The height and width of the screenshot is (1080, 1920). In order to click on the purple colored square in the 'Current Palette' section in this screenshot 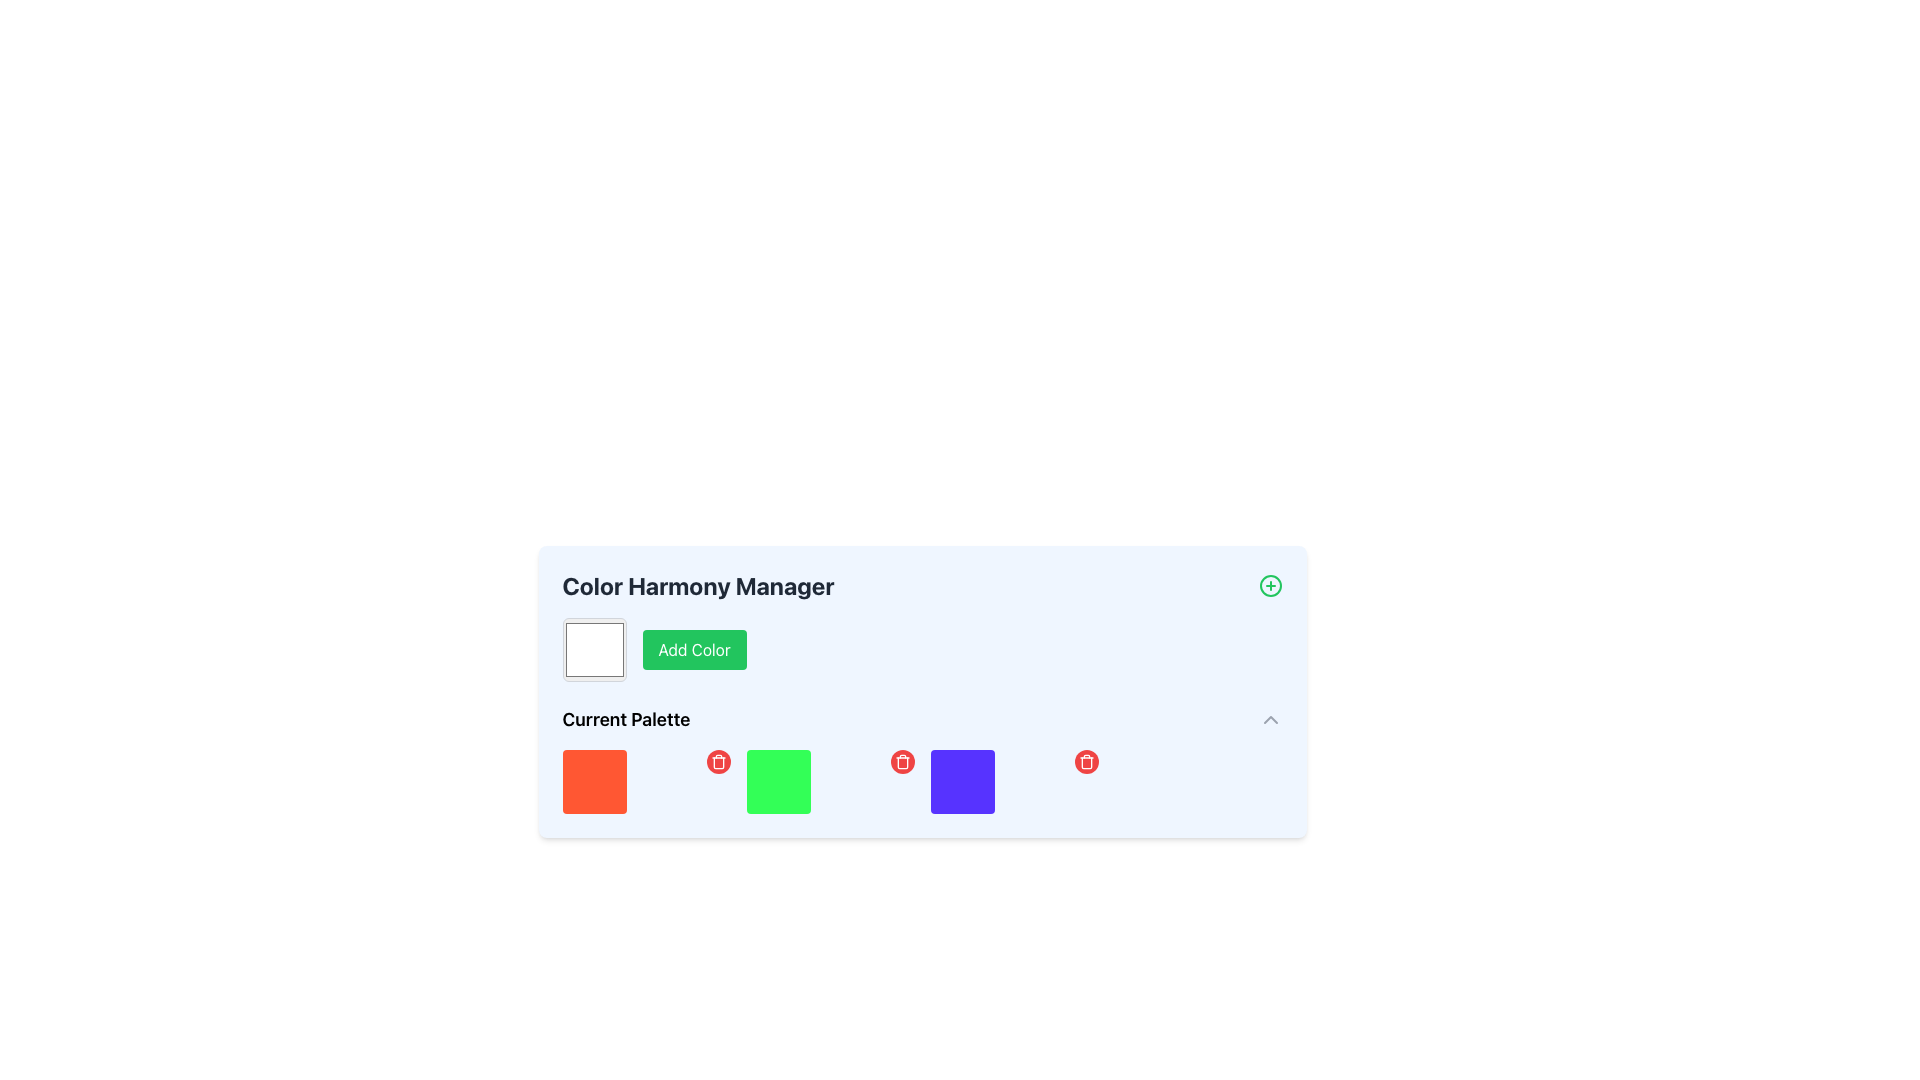, I will do `click(921, 759)`.